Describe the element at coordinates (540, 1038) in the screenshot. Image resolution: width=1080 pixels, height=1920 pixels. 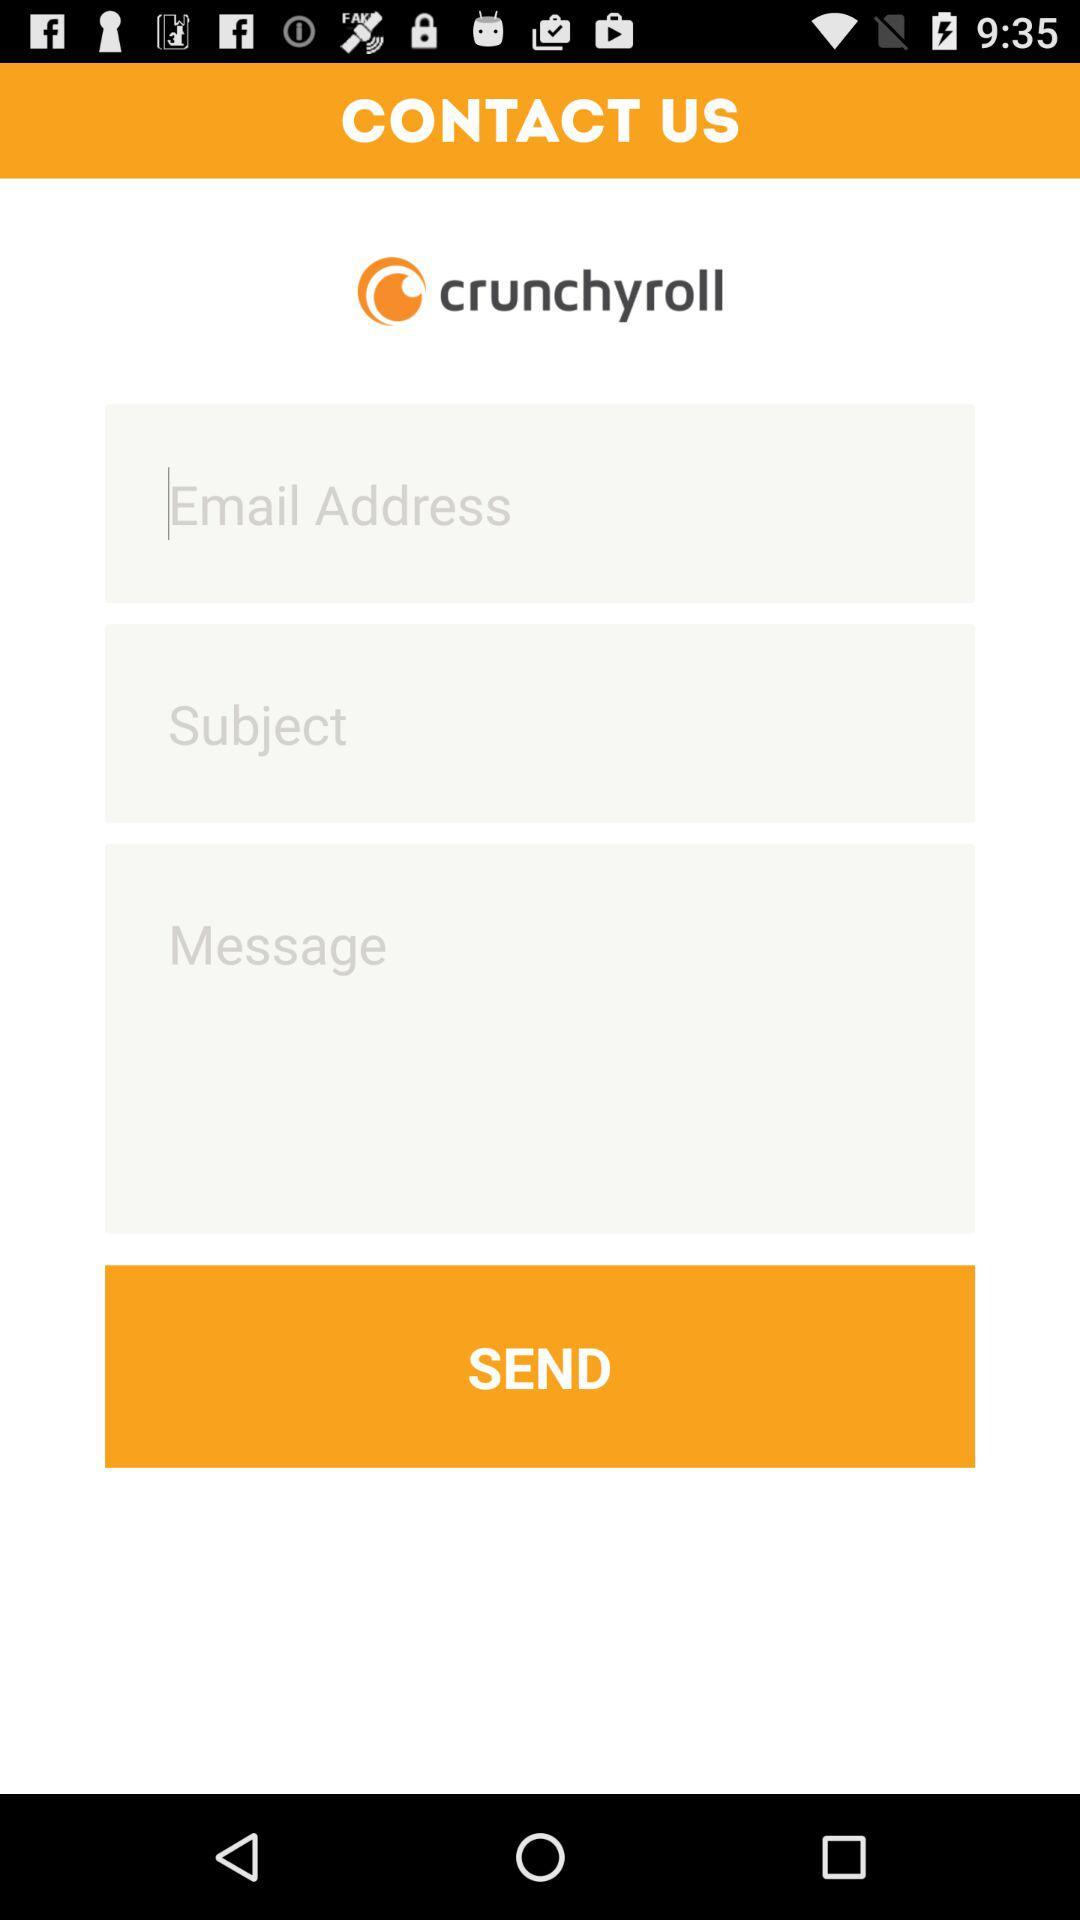
I see `write message` at that location.